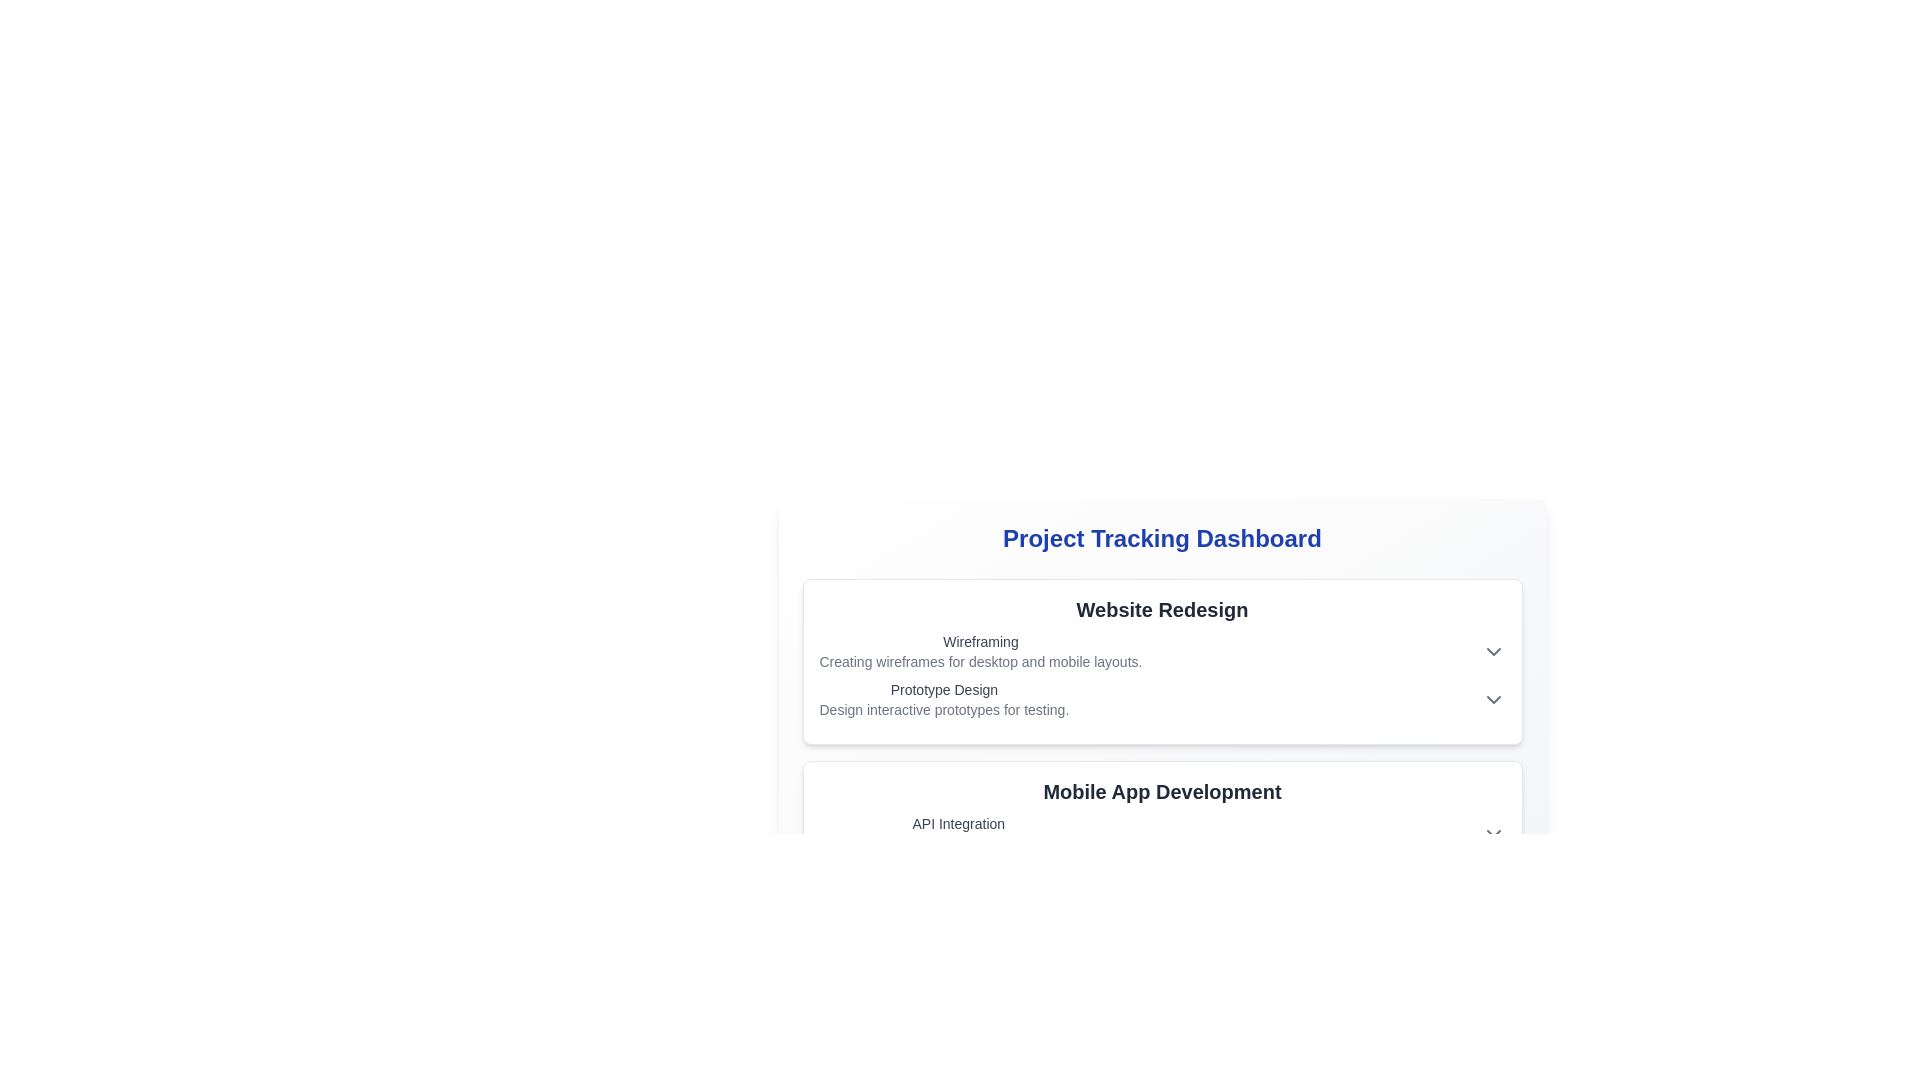  What do you see at coordinates (1162, 790) in the screenshot?
I see `text label styled with bold and sizable font in dark gray color that reads 'Mobile App Development', prominently displayed below the 'Website Redesign' section` at bounding box center [1162, 790].